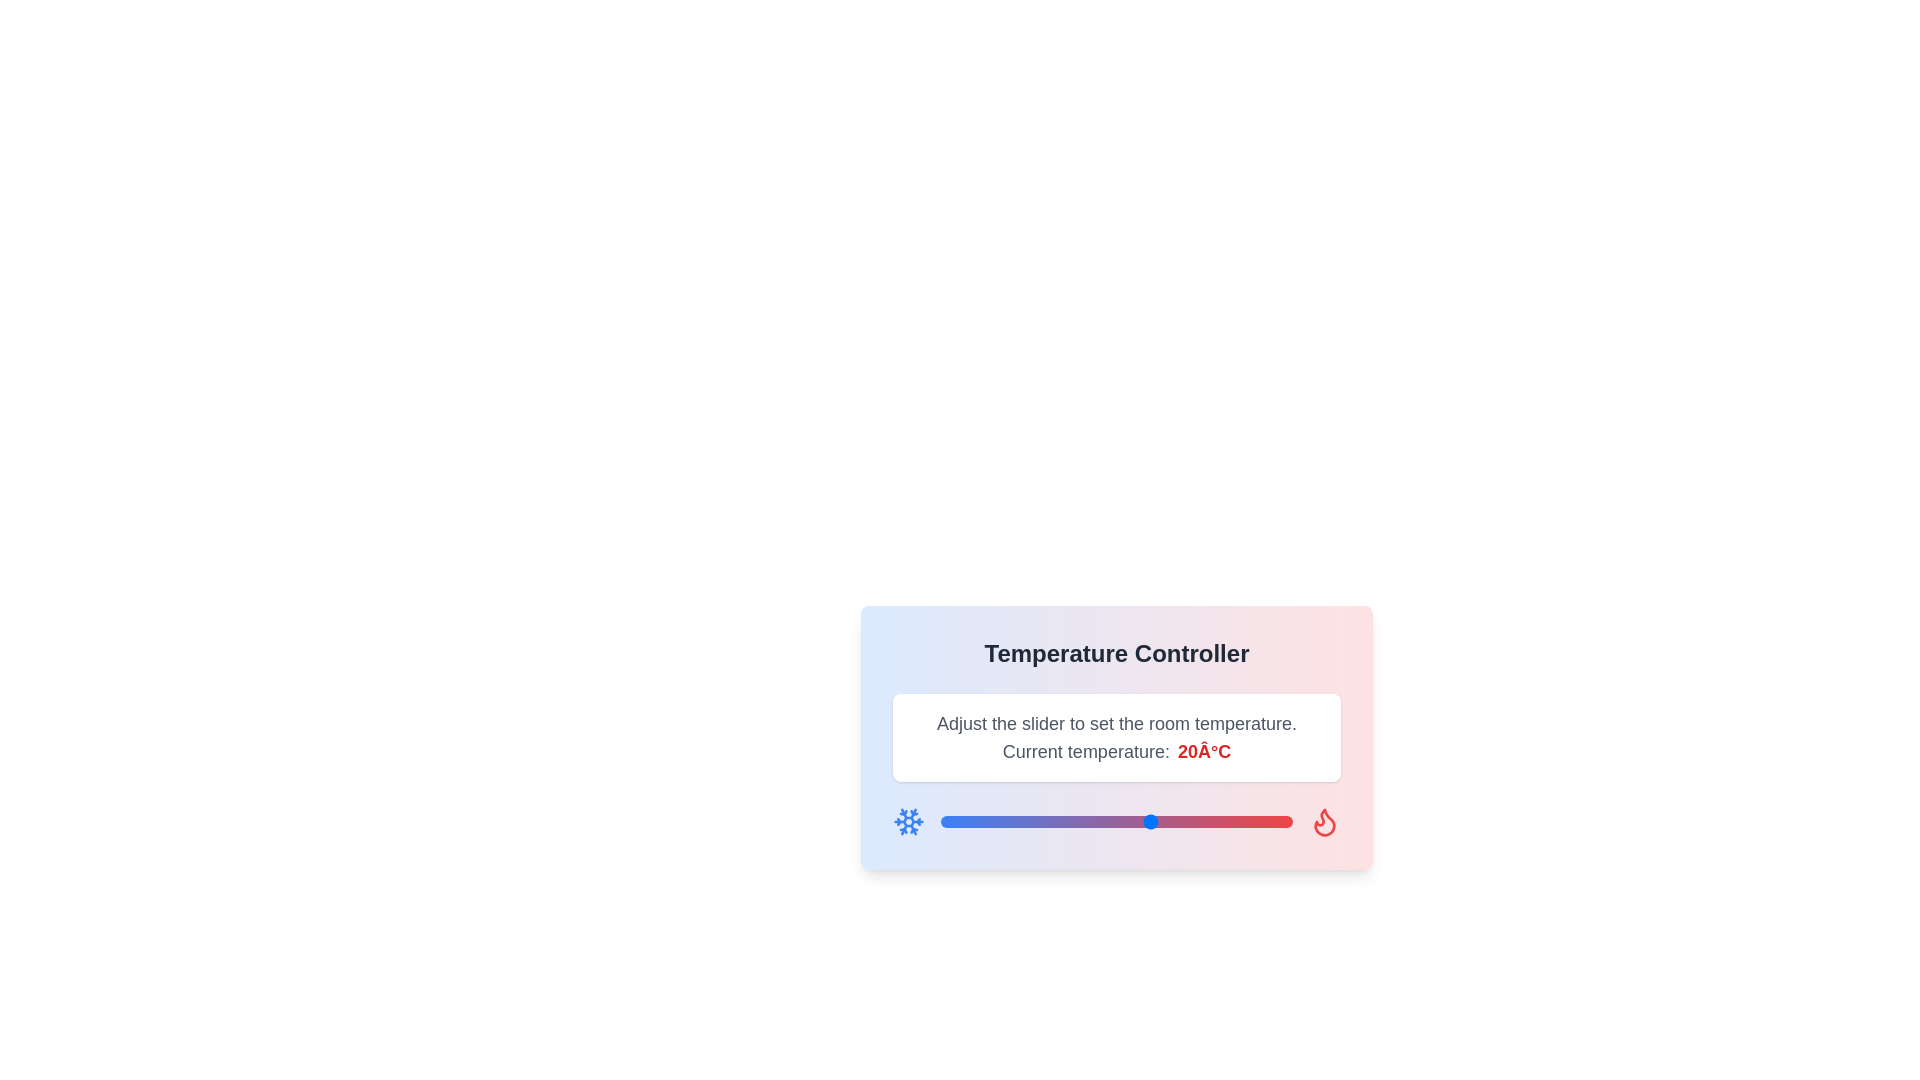 Image resolution: width=1920 pixels, height=1080 pixels. I want to click on the temperature slider to set the temperature to -6°C, so click(969, 821).